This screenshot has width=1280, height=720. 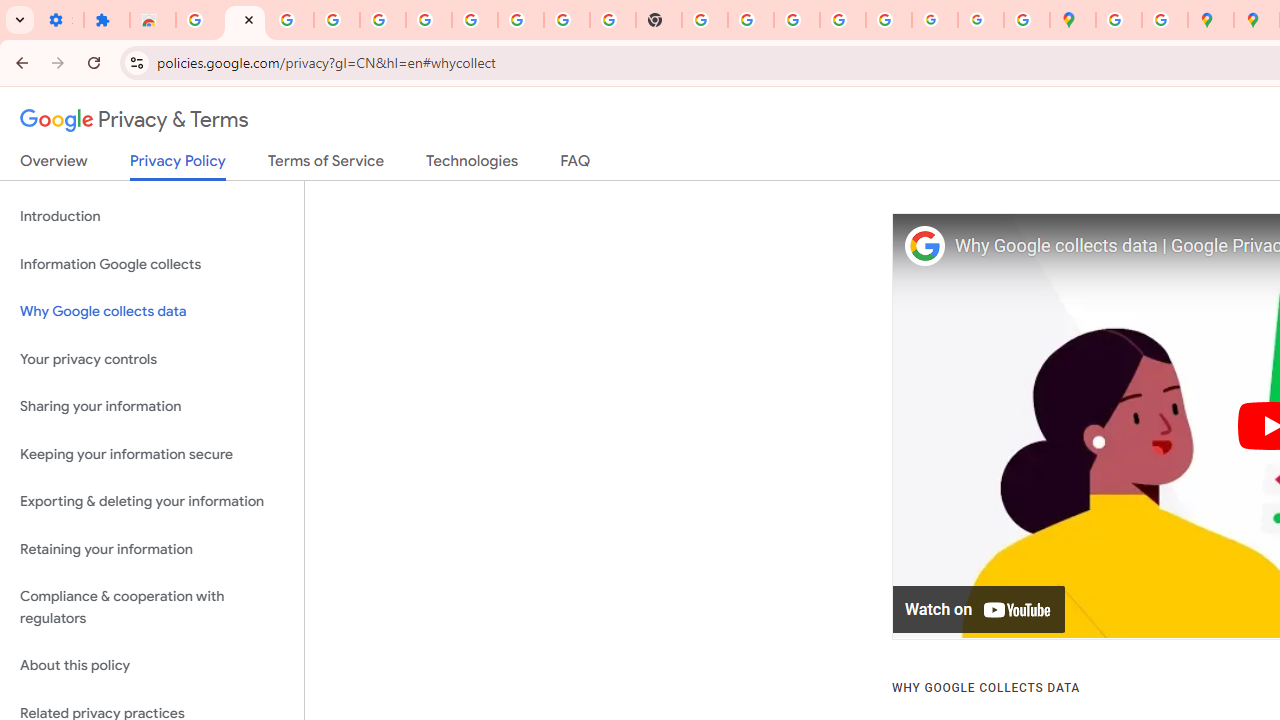 I want to click on 'Exporting & deleting your information', so click(x=151, y=501).